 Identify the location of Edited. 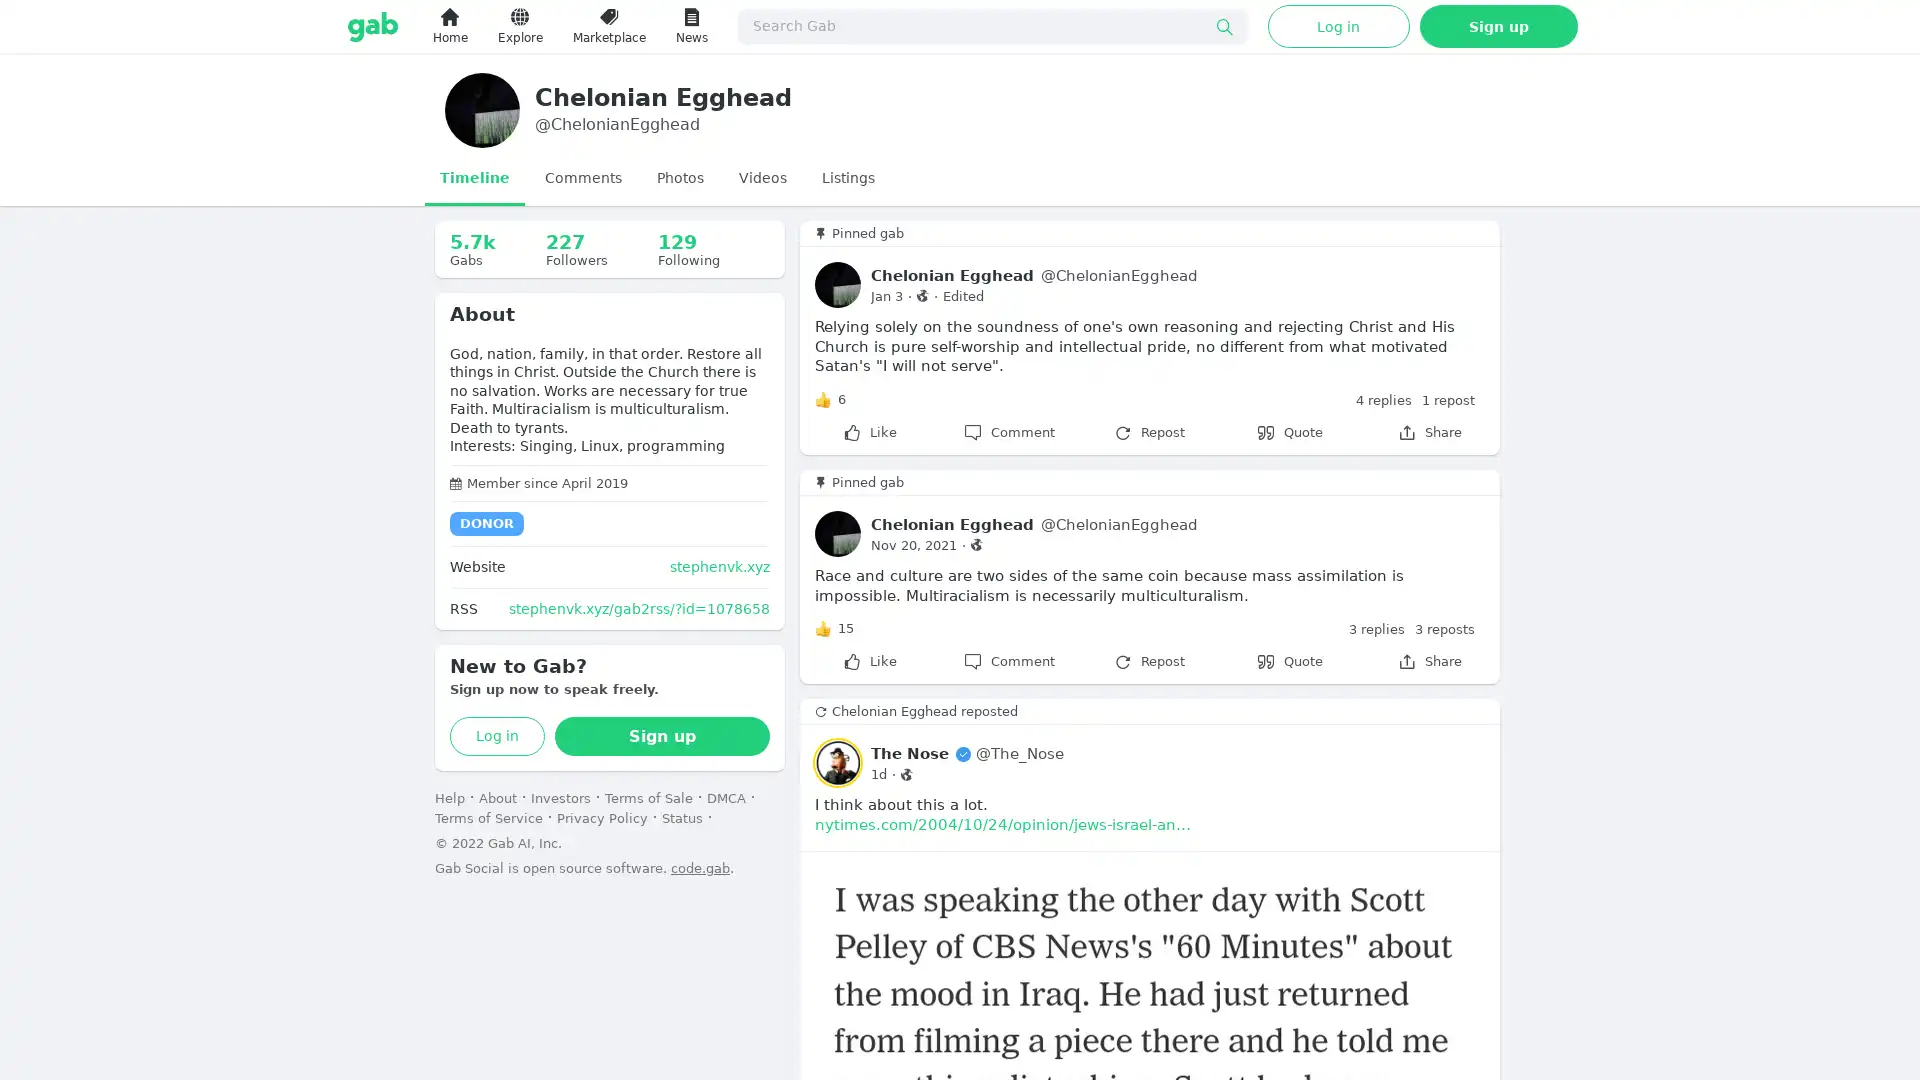
(963, 295).